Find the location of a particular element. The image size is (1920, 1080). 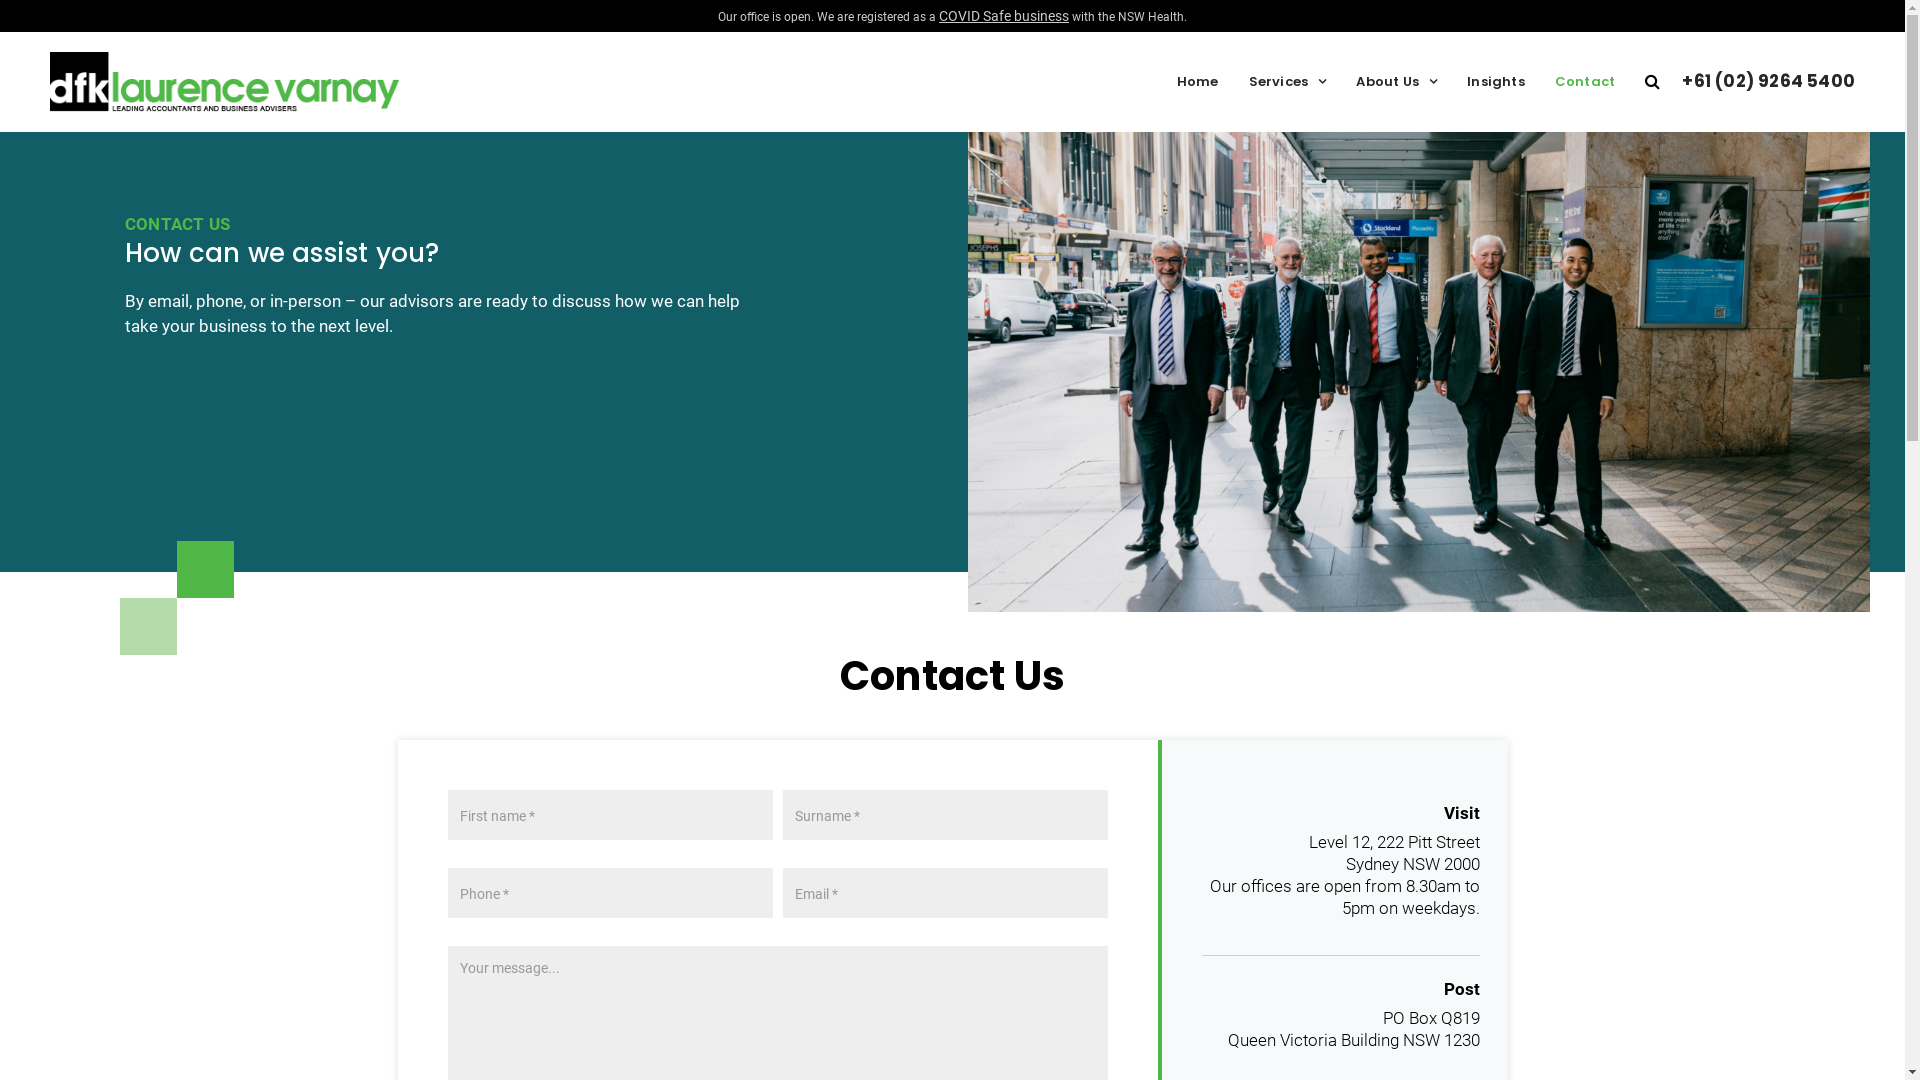

'About Us' is located at coordinates (1356, 80).